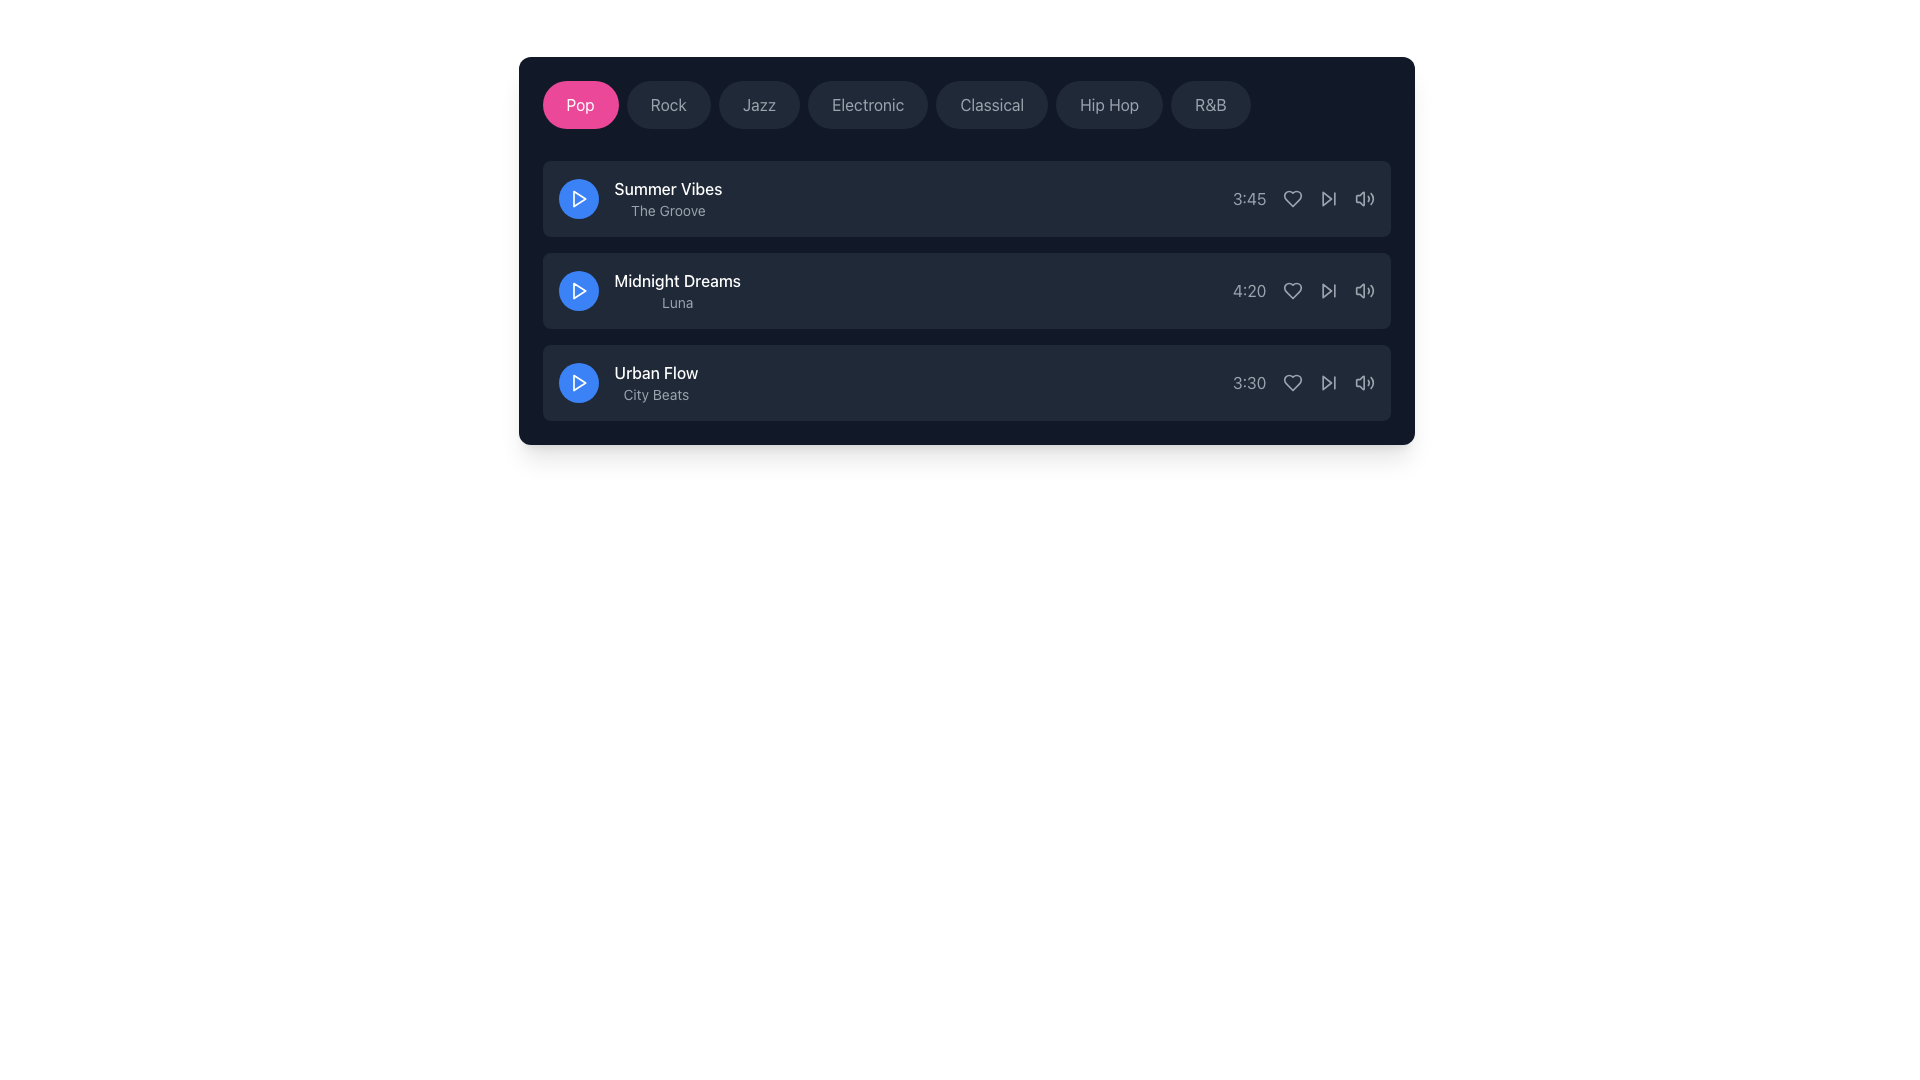 The width and height of the screenshot is (1920, 1080). I want to click on the text label positioned below the 'Urban Flow' title on the far-right of the third listed item, so click(656, 394).